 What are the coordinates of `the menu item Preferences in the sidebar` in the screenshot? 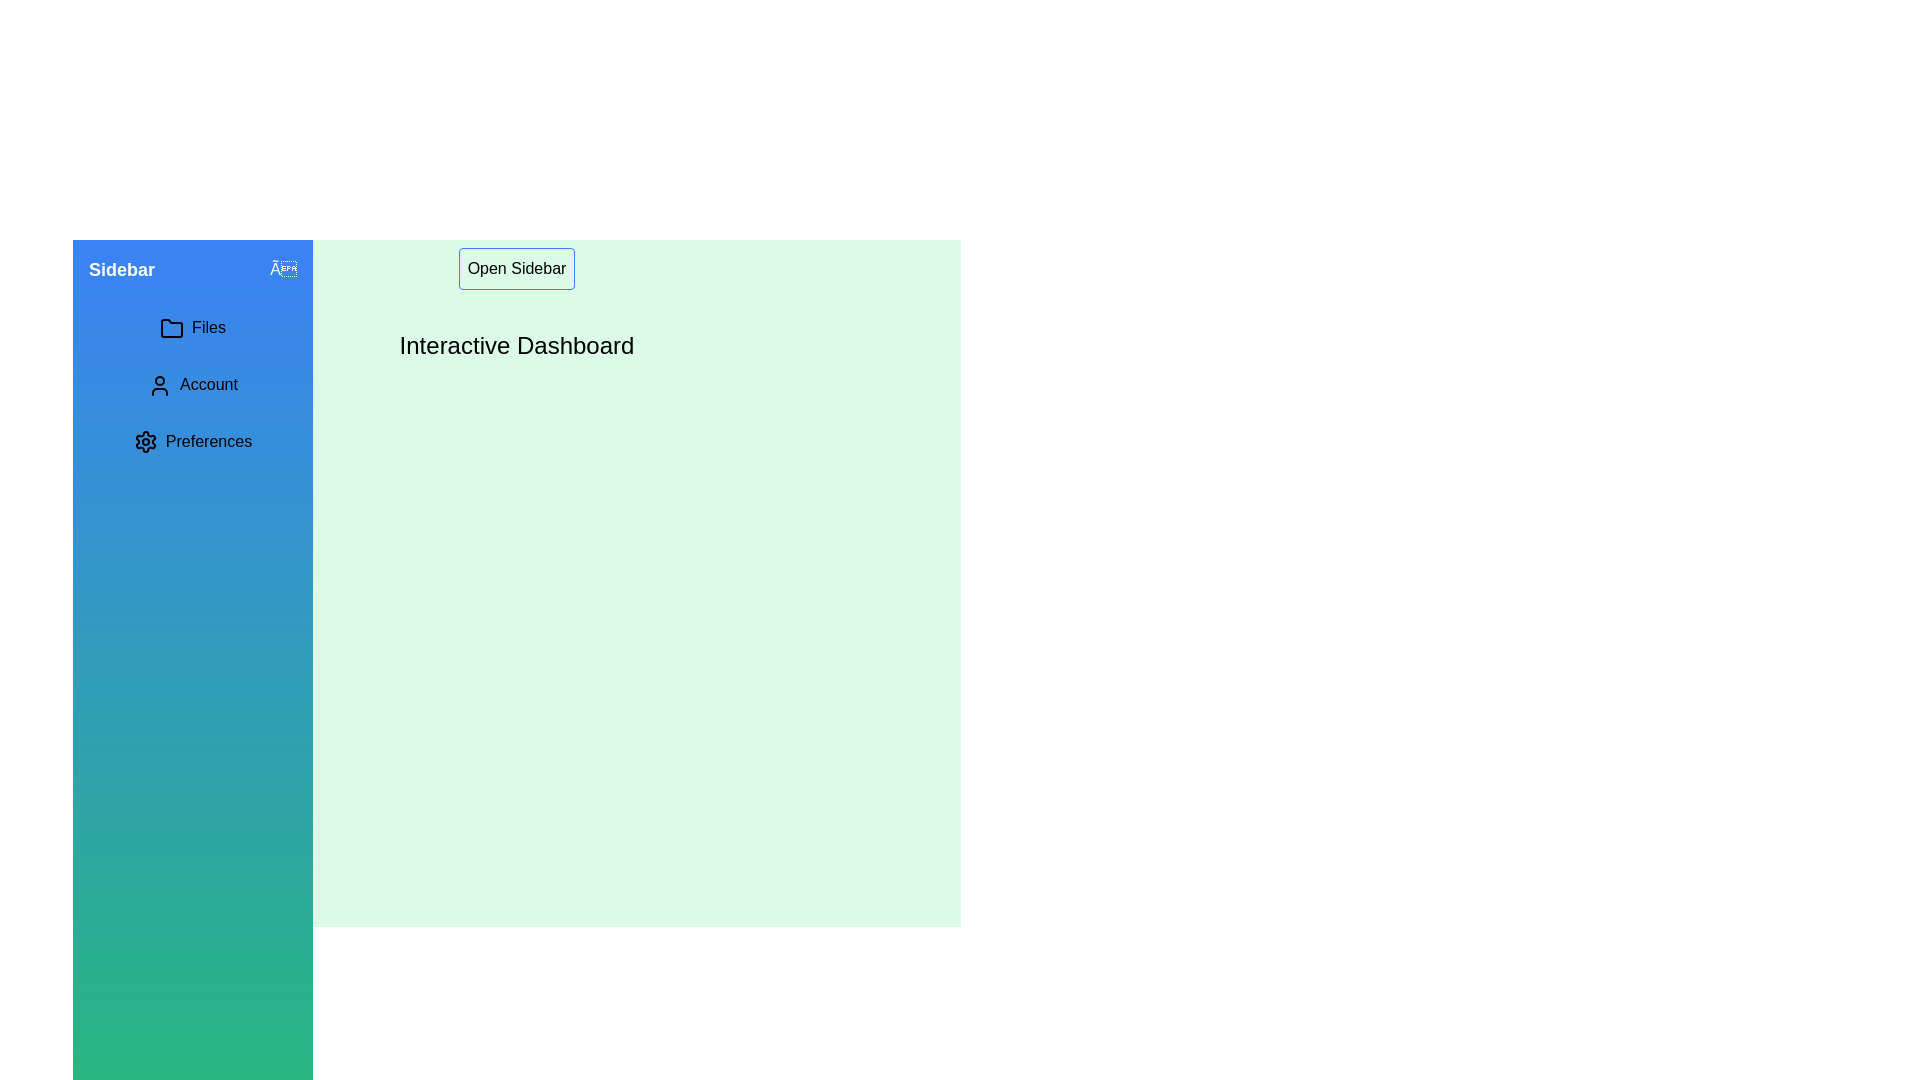 It's located at (192, 441).